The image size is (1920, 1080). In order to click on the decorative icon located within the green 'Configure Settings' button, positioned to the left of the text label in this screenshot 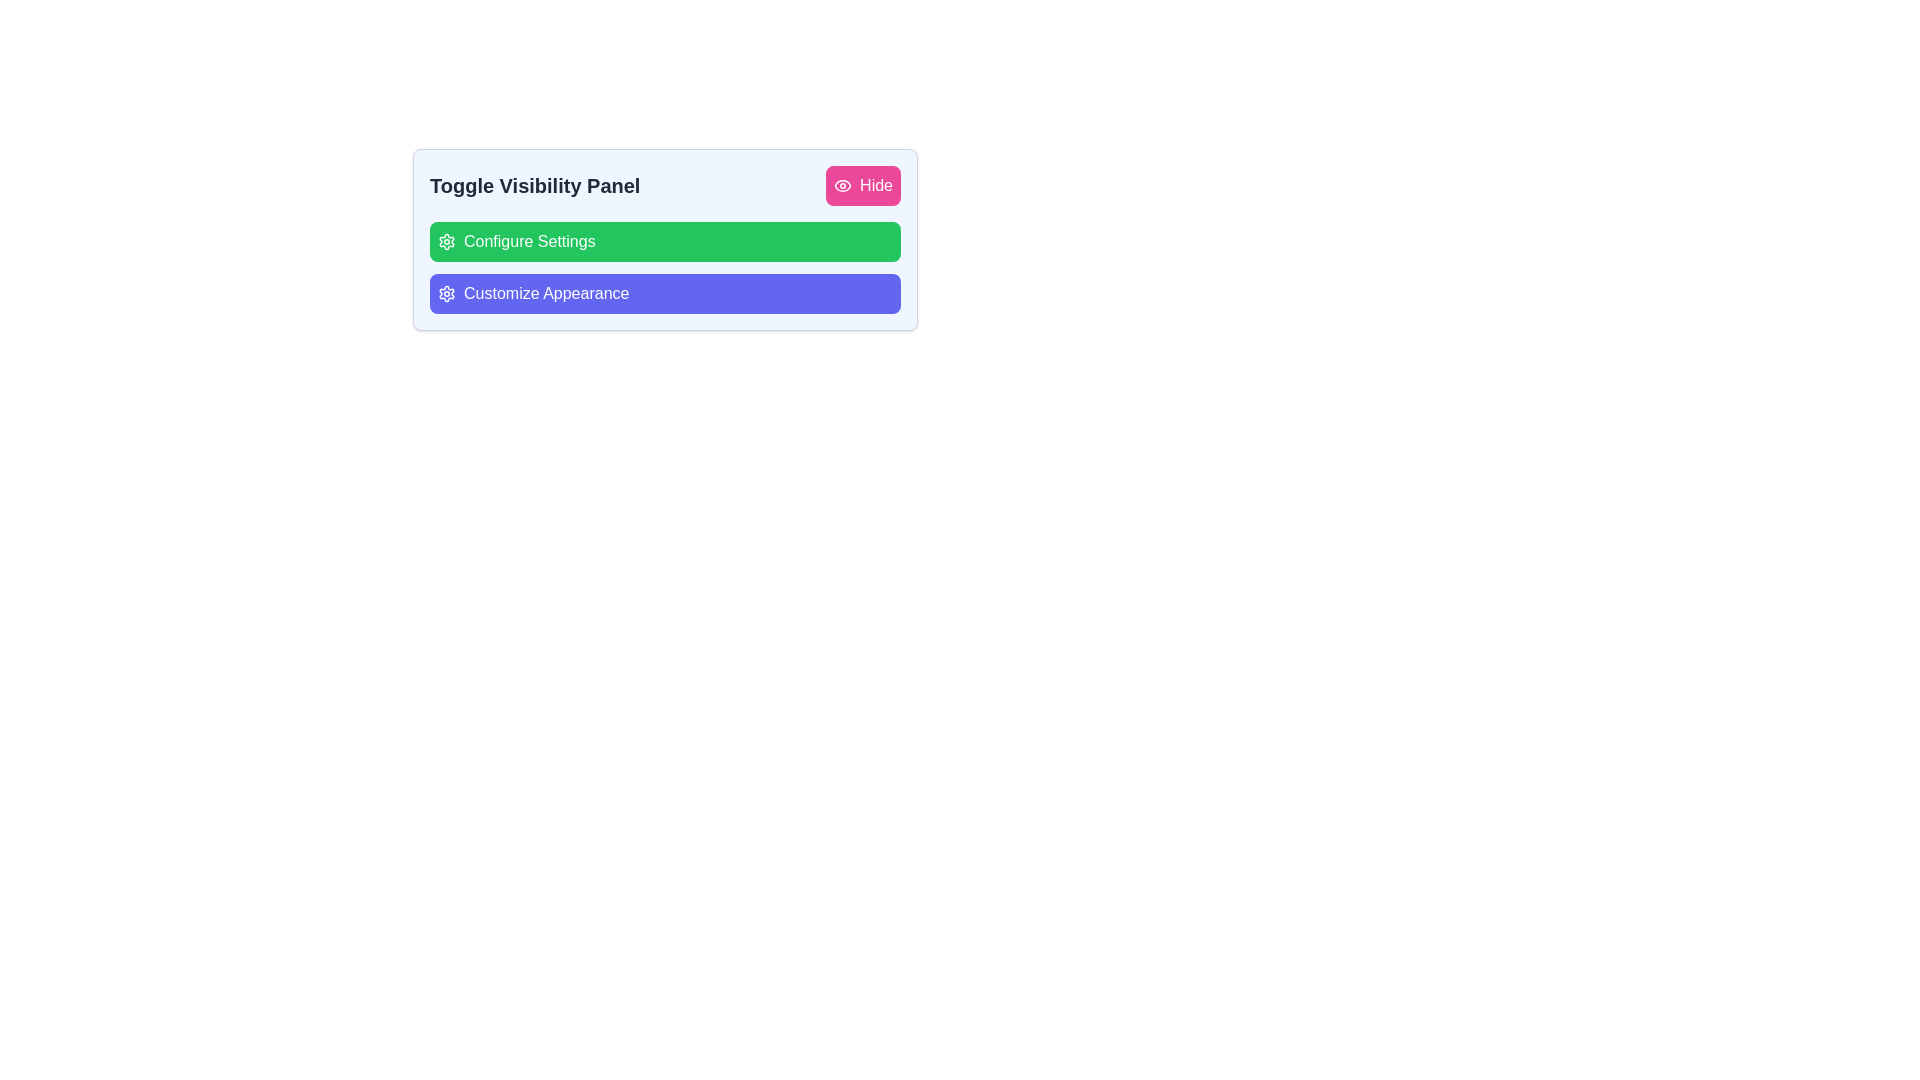, I will do `click(445, 241)`.